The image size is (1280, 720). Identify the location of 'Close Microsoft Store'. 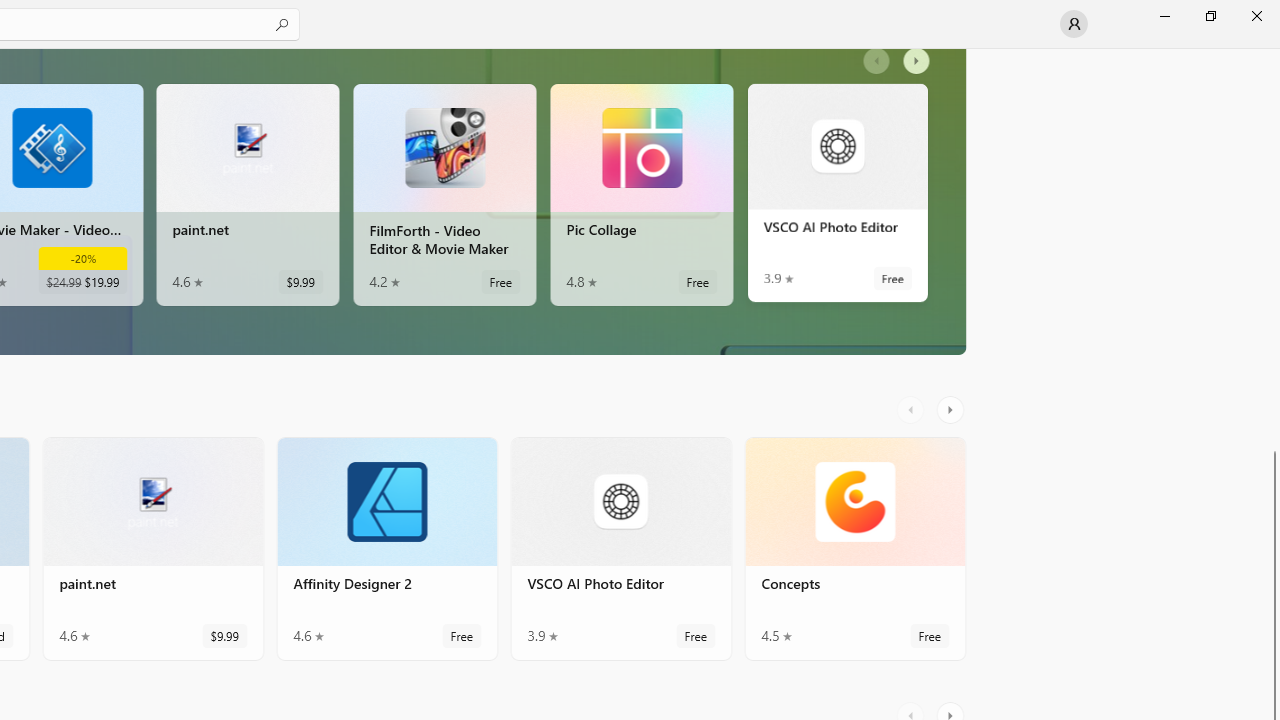
(1255, 15).